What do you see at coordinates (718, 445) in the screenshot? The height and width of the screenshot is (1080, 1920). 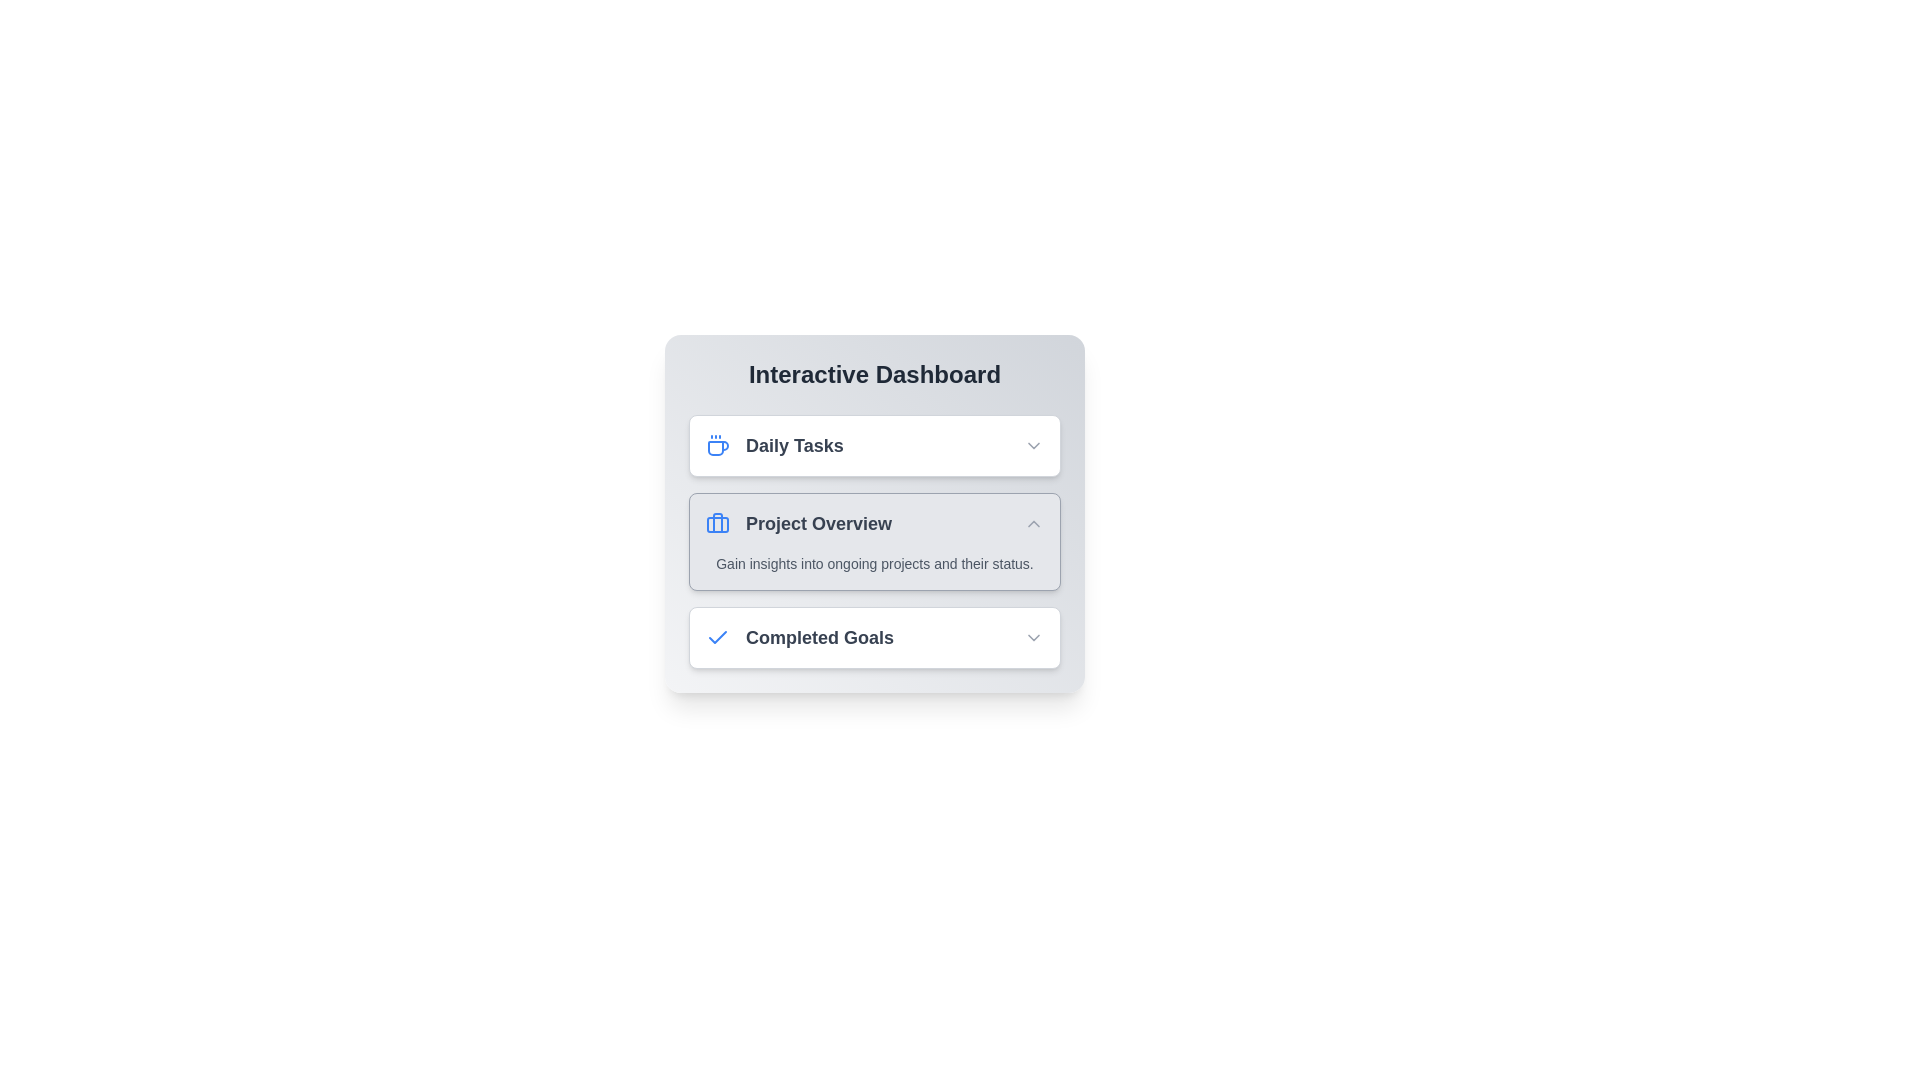 I see `the icon associated with Daily Tasks` at bounding box center [718, 445].